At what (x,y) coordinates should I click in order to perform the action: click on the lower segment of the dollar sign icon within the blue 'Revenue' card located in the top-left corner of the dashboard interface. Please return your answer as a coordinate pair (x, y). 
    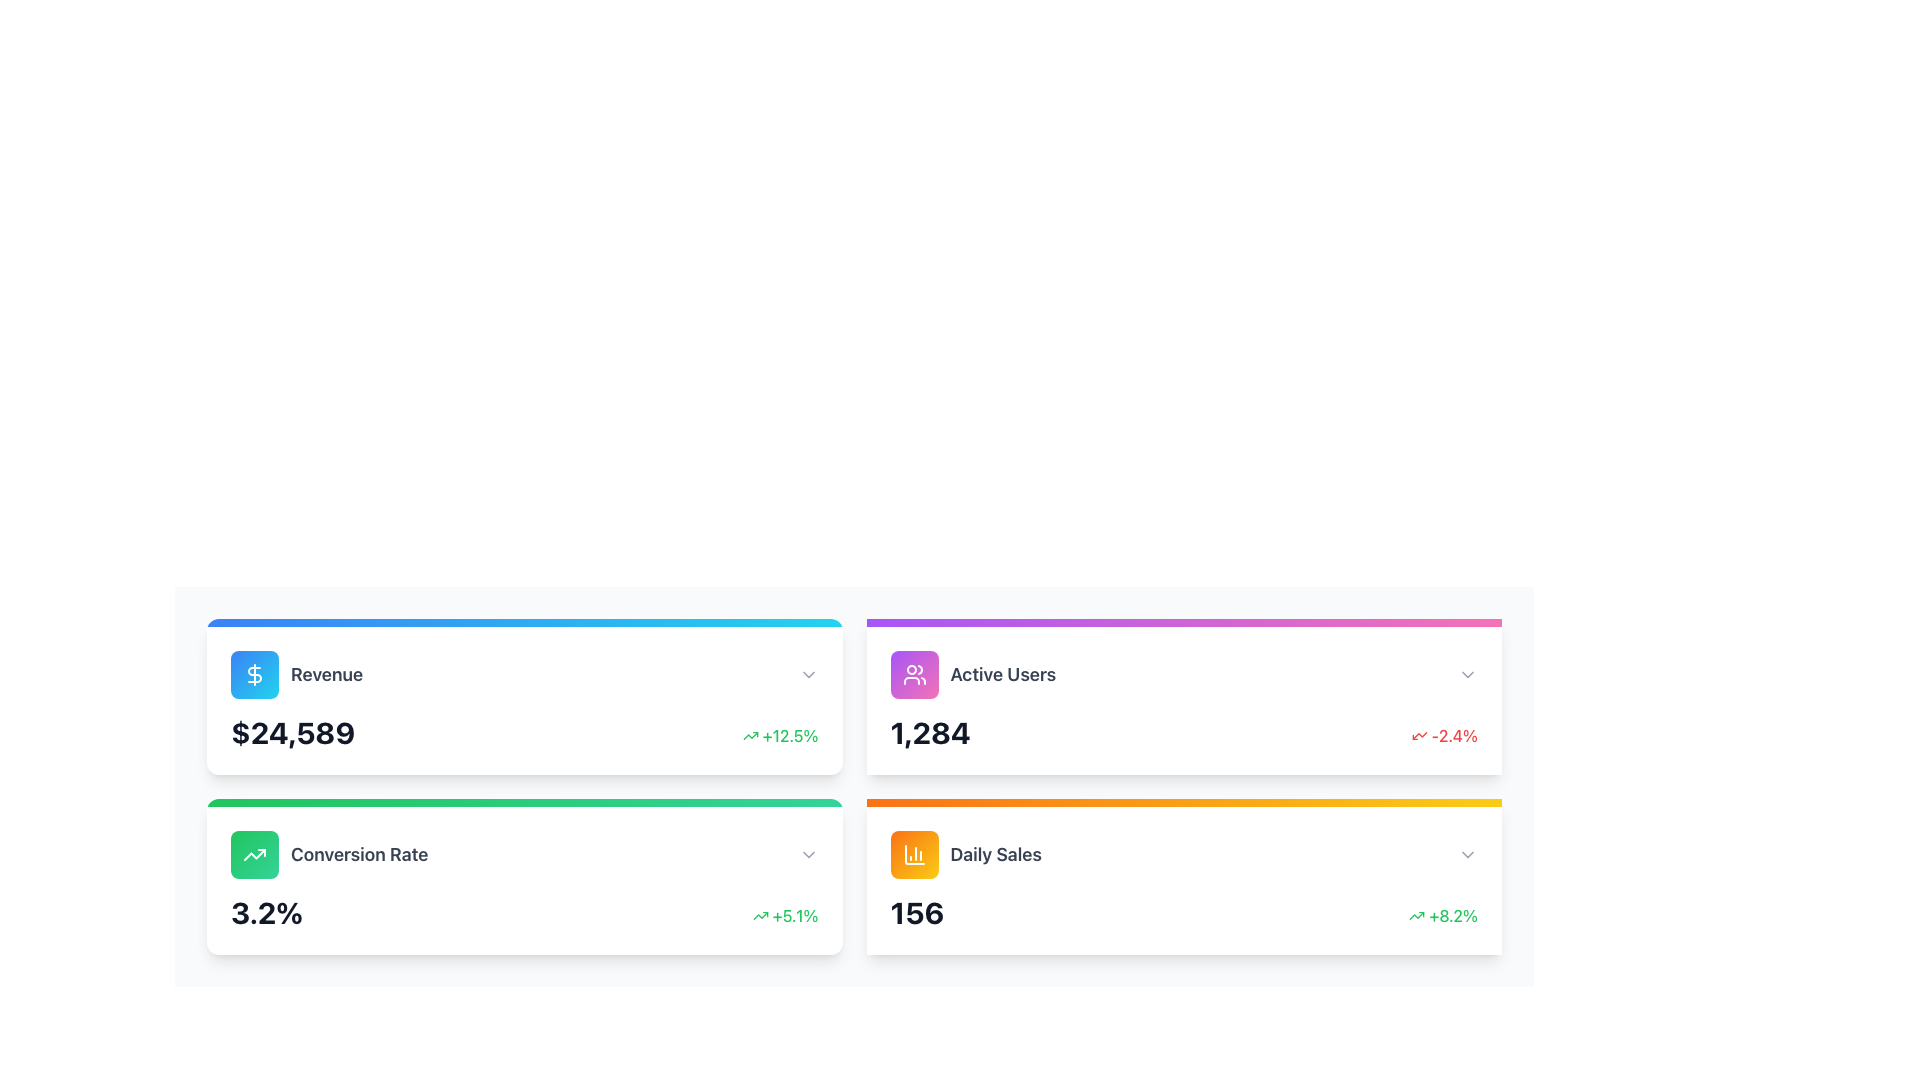
    Looking at the image, I should click on (253, 675).